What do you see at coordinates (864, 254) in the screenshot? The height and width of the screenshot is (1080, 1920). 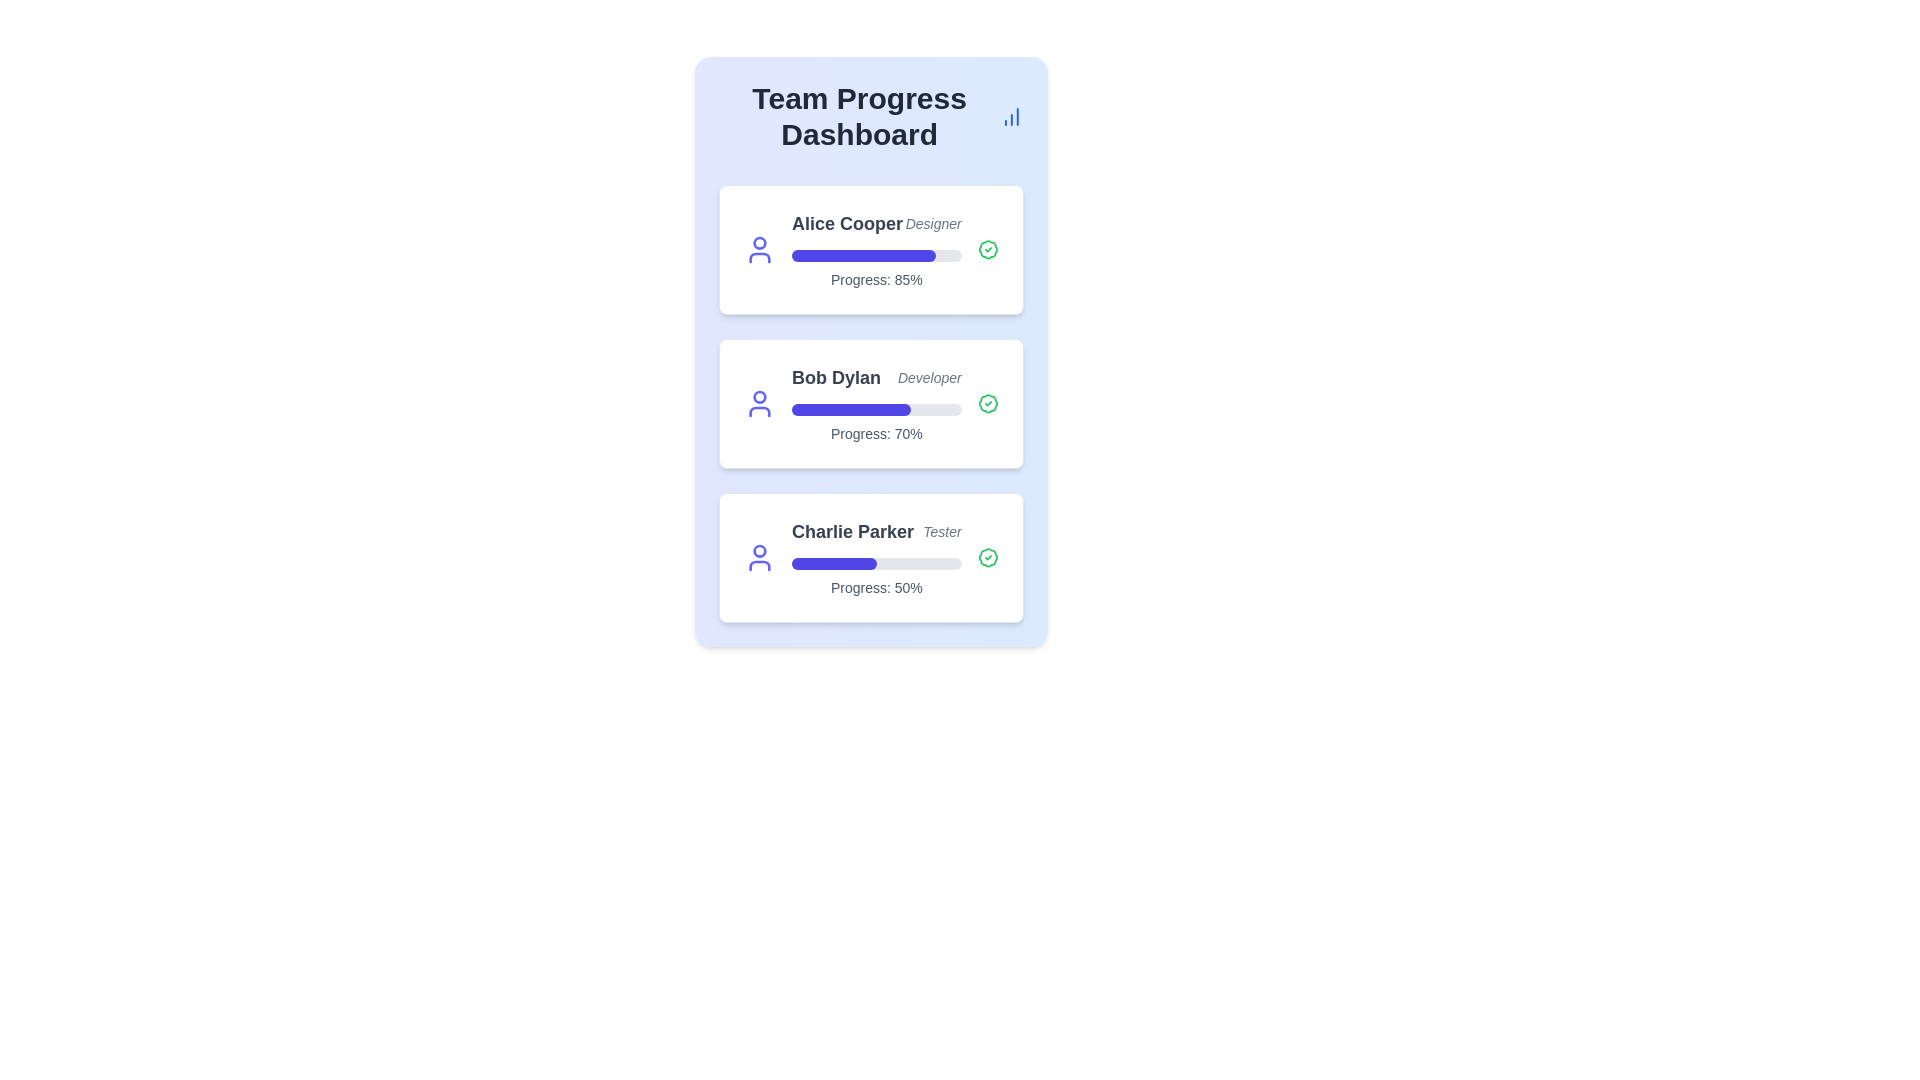 I see `the progress bar representing 85% progress for user 'Alice Cooper' located in the first user card at the top of the 'Team Progress Dashboard'` at bounding box center [864, 254].